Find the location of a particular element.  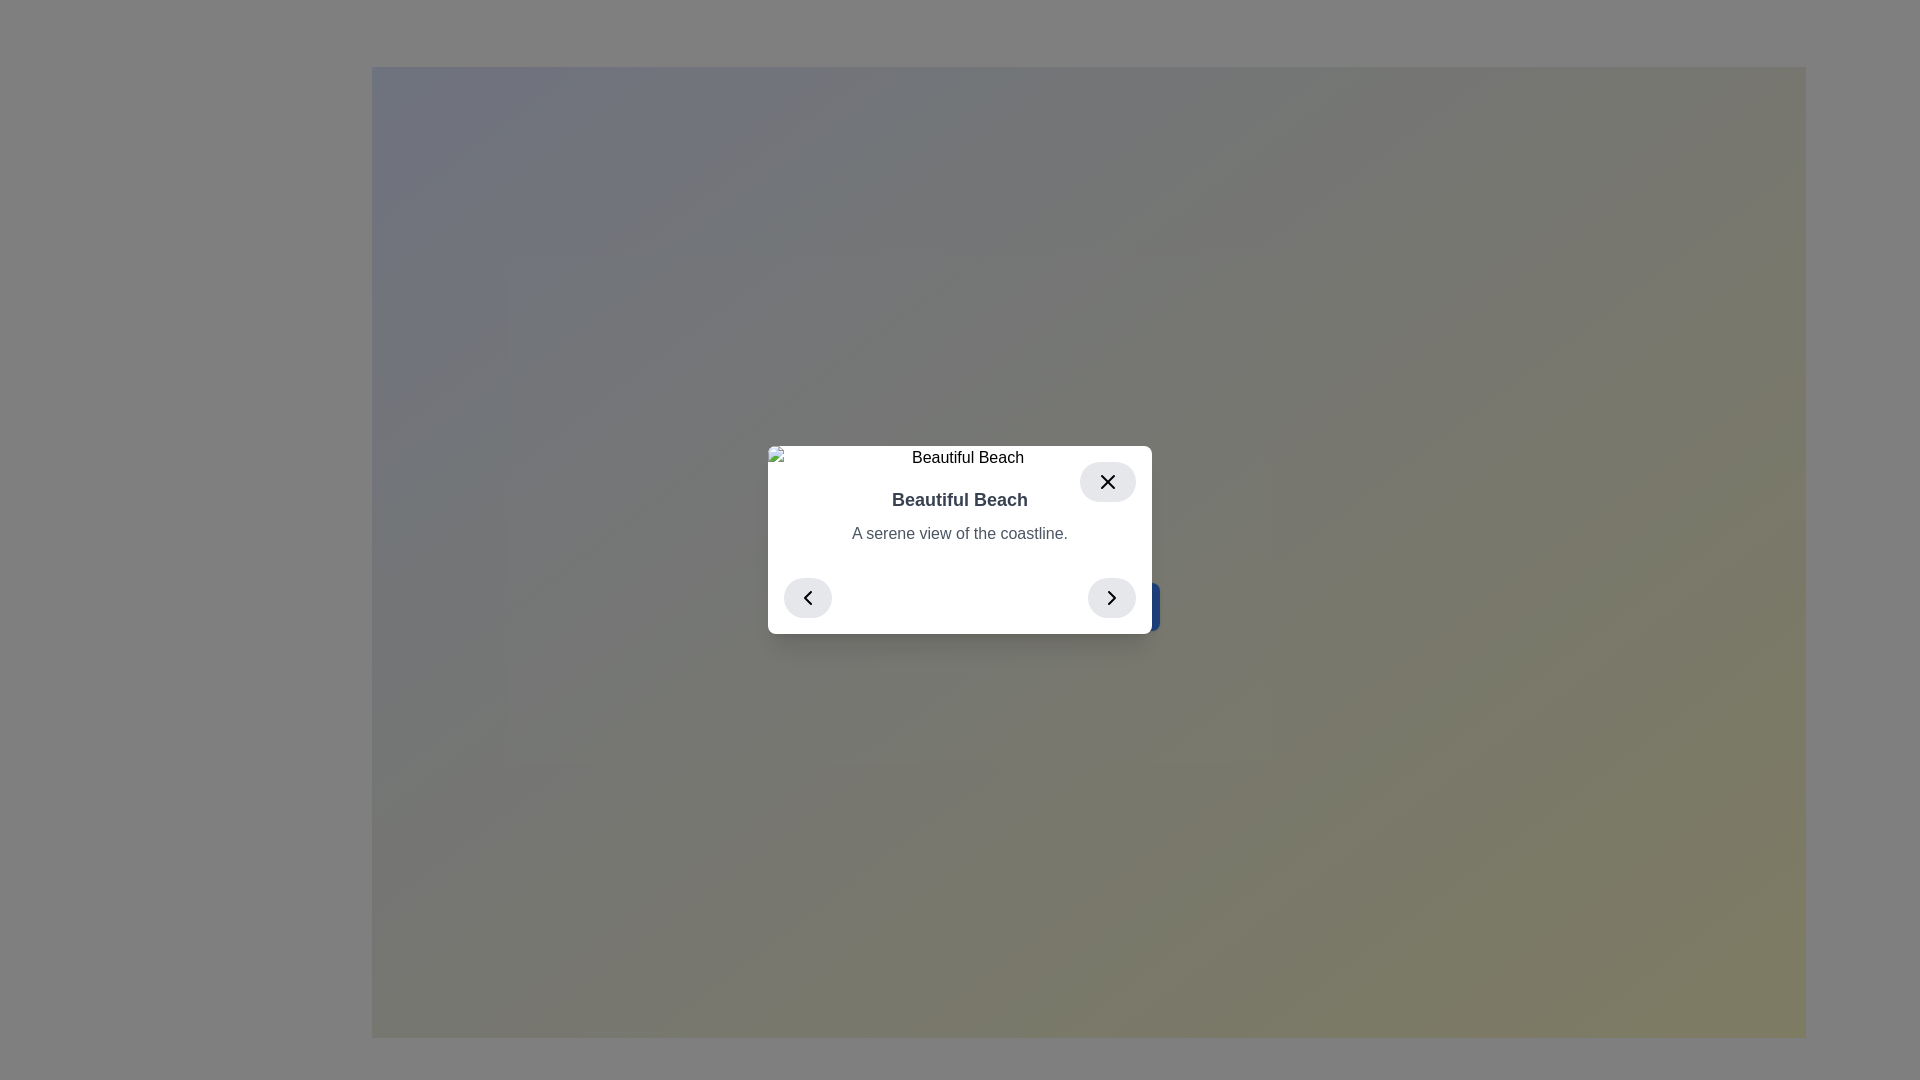

the text label that provides a supplementary description for the title 'Beautiful Beach', located immediately below the title within the popup interface is located at coordinates (960, 532).